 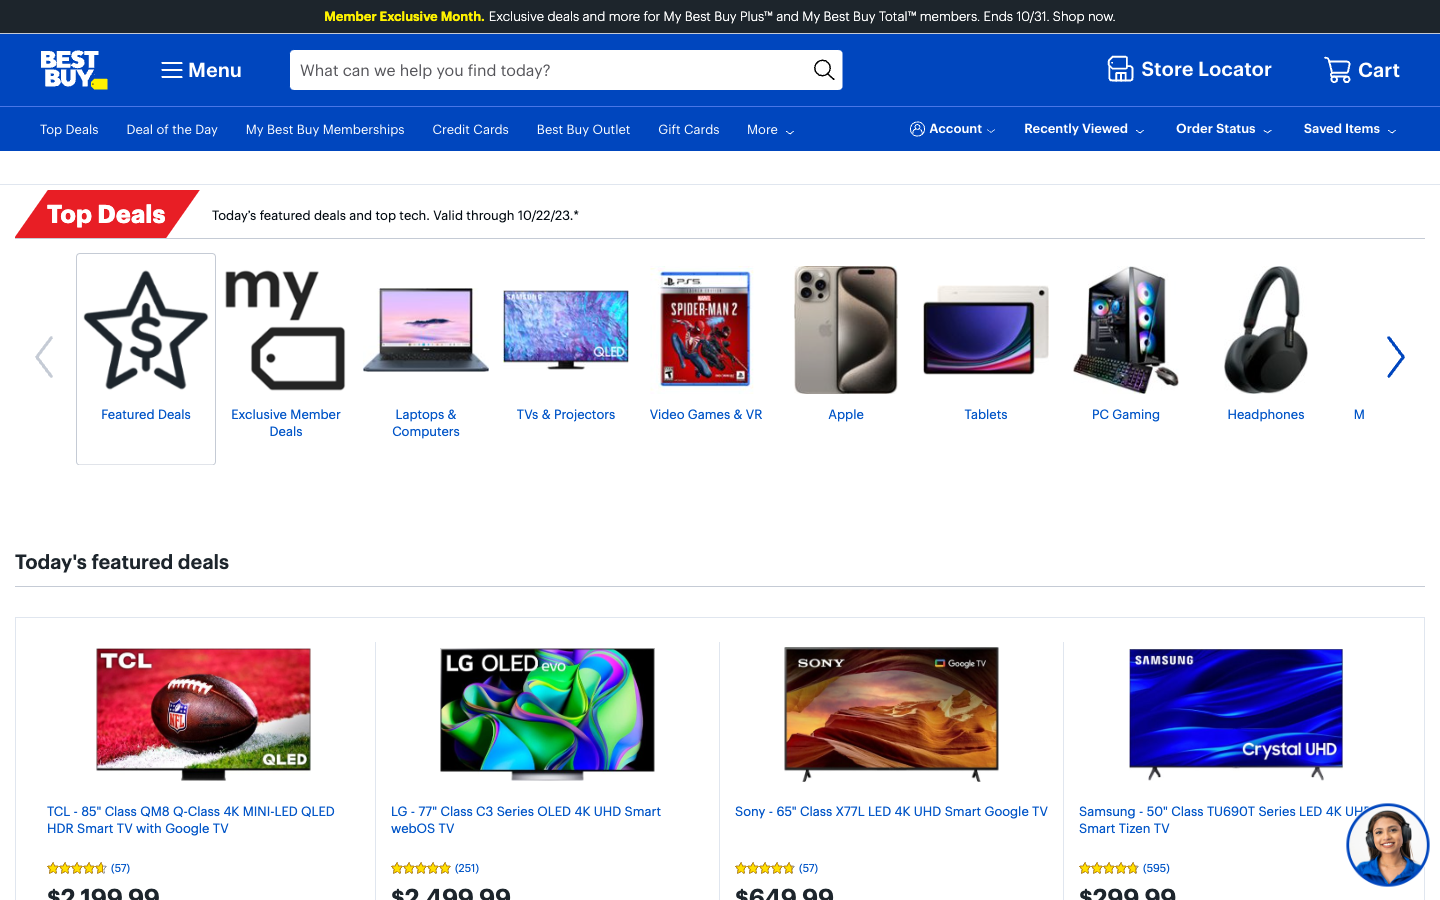 What do you see at coordinates (1234, 867) in the screenshot?
I see `the ratings for Samsung Crystal UHD TV` at bounding box center [1234, 867].